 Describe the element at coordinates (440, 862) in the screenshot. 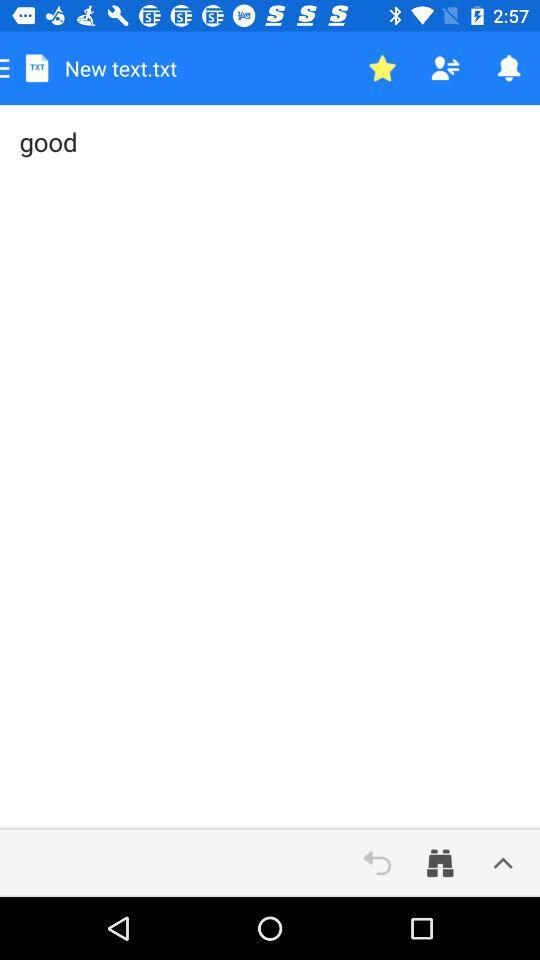

I see `find` at that location.